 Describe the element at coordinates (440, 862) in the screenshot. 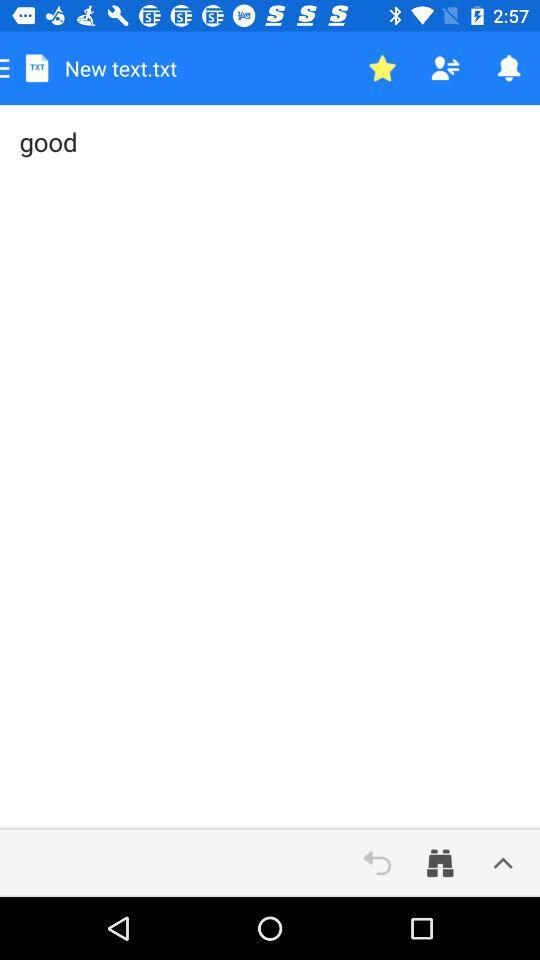

I see `find` at that location.